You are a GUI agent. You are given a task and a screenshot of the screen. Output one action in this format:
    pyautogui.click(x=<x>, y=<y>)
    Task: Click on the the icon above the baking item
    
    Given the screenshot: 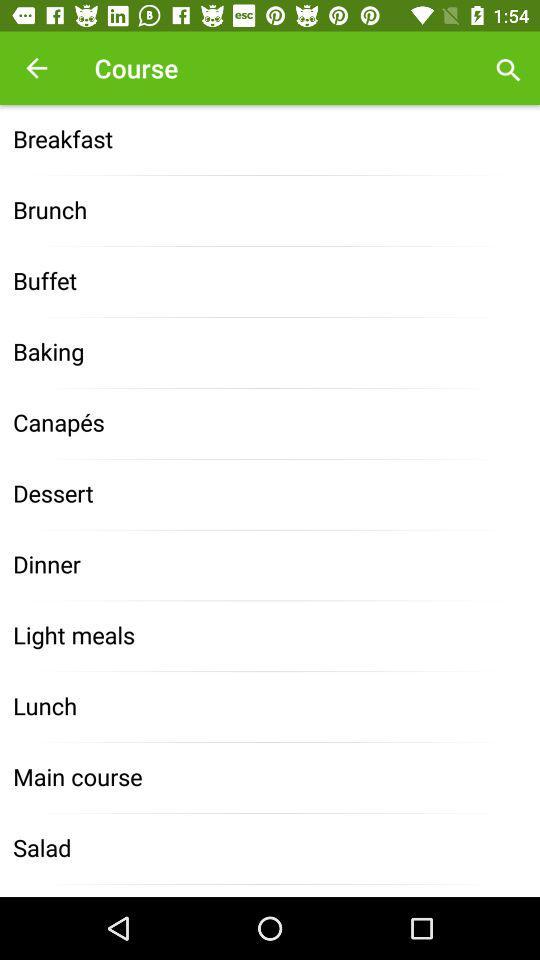 What is the action you would take?
    pyautogui.click(x=270, y=281)
    